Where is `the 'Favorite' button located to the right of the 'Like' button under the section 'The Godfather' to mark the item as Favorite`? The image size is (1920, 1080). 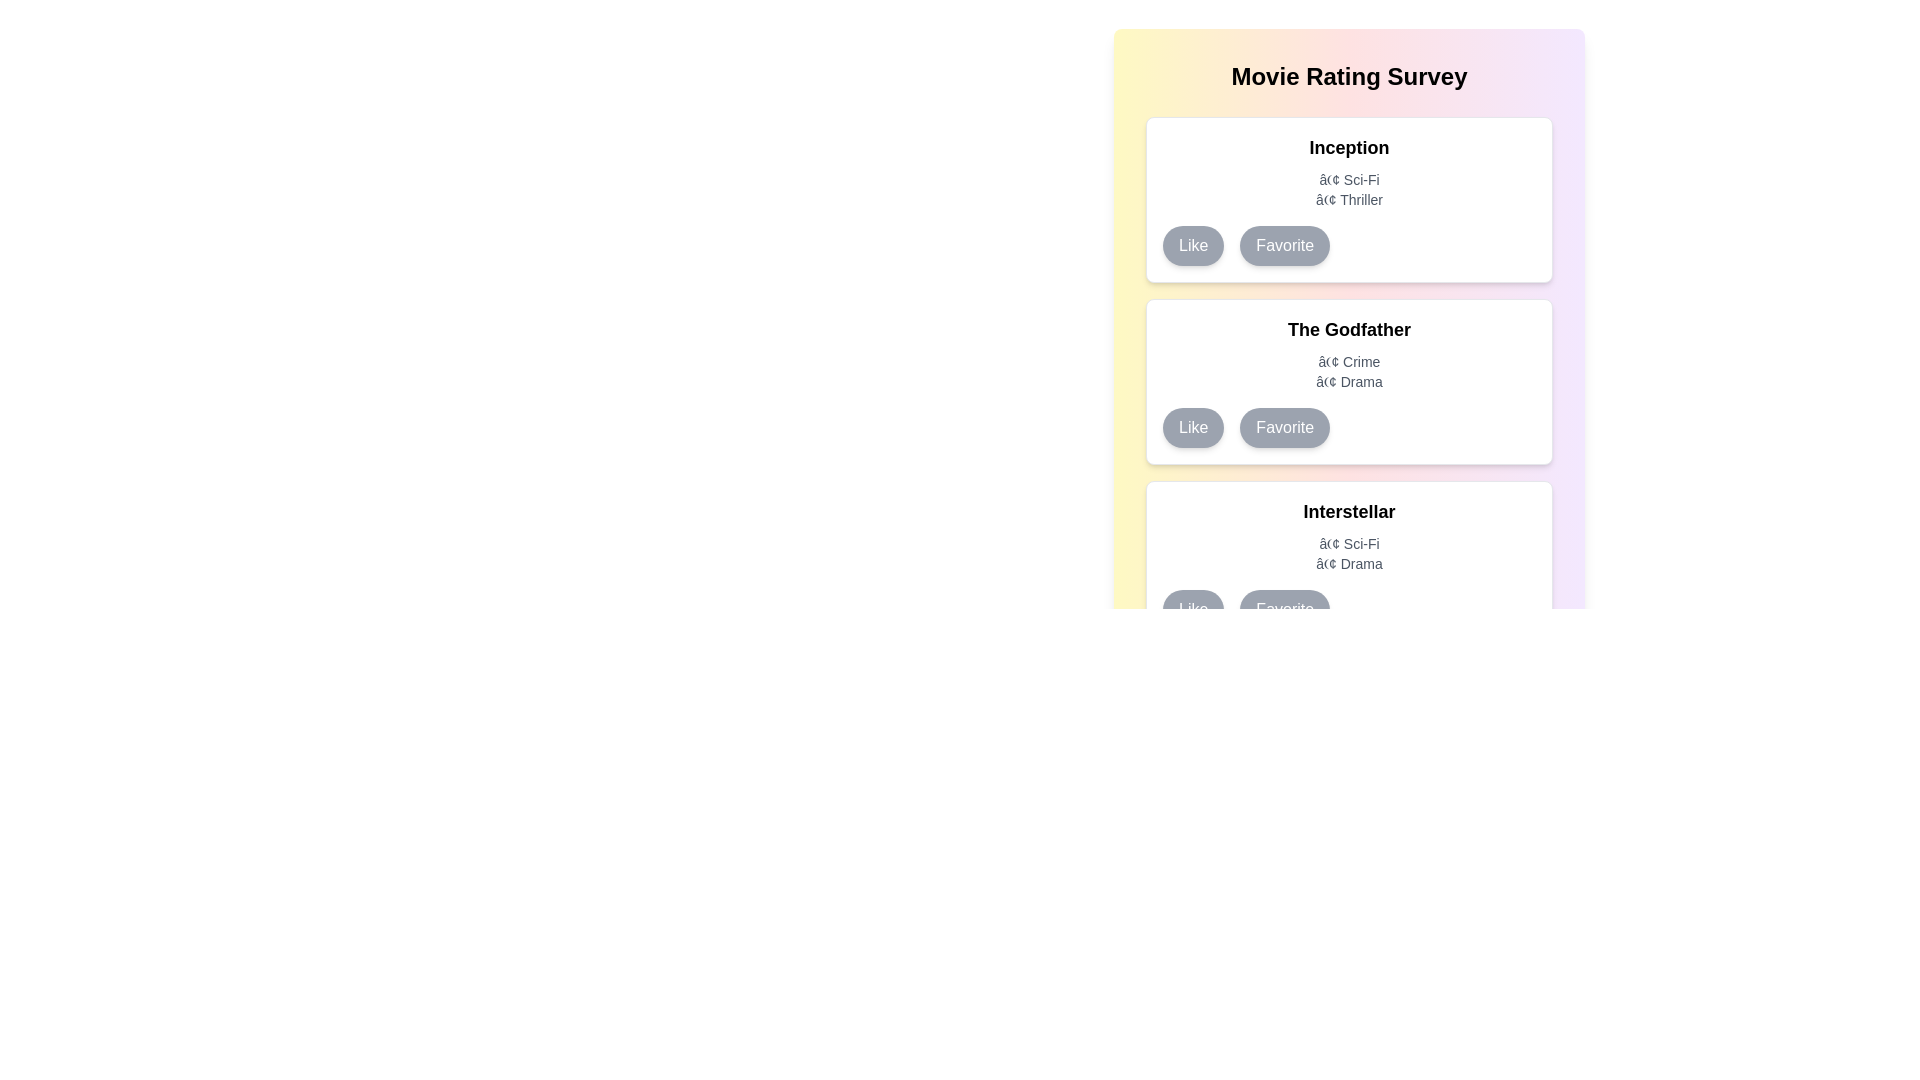 the 'Favorite' button located to the right of the 'Like' button under the section 'The Godfather' to mark the item as Favorite is located at coordinates (1285, 427).